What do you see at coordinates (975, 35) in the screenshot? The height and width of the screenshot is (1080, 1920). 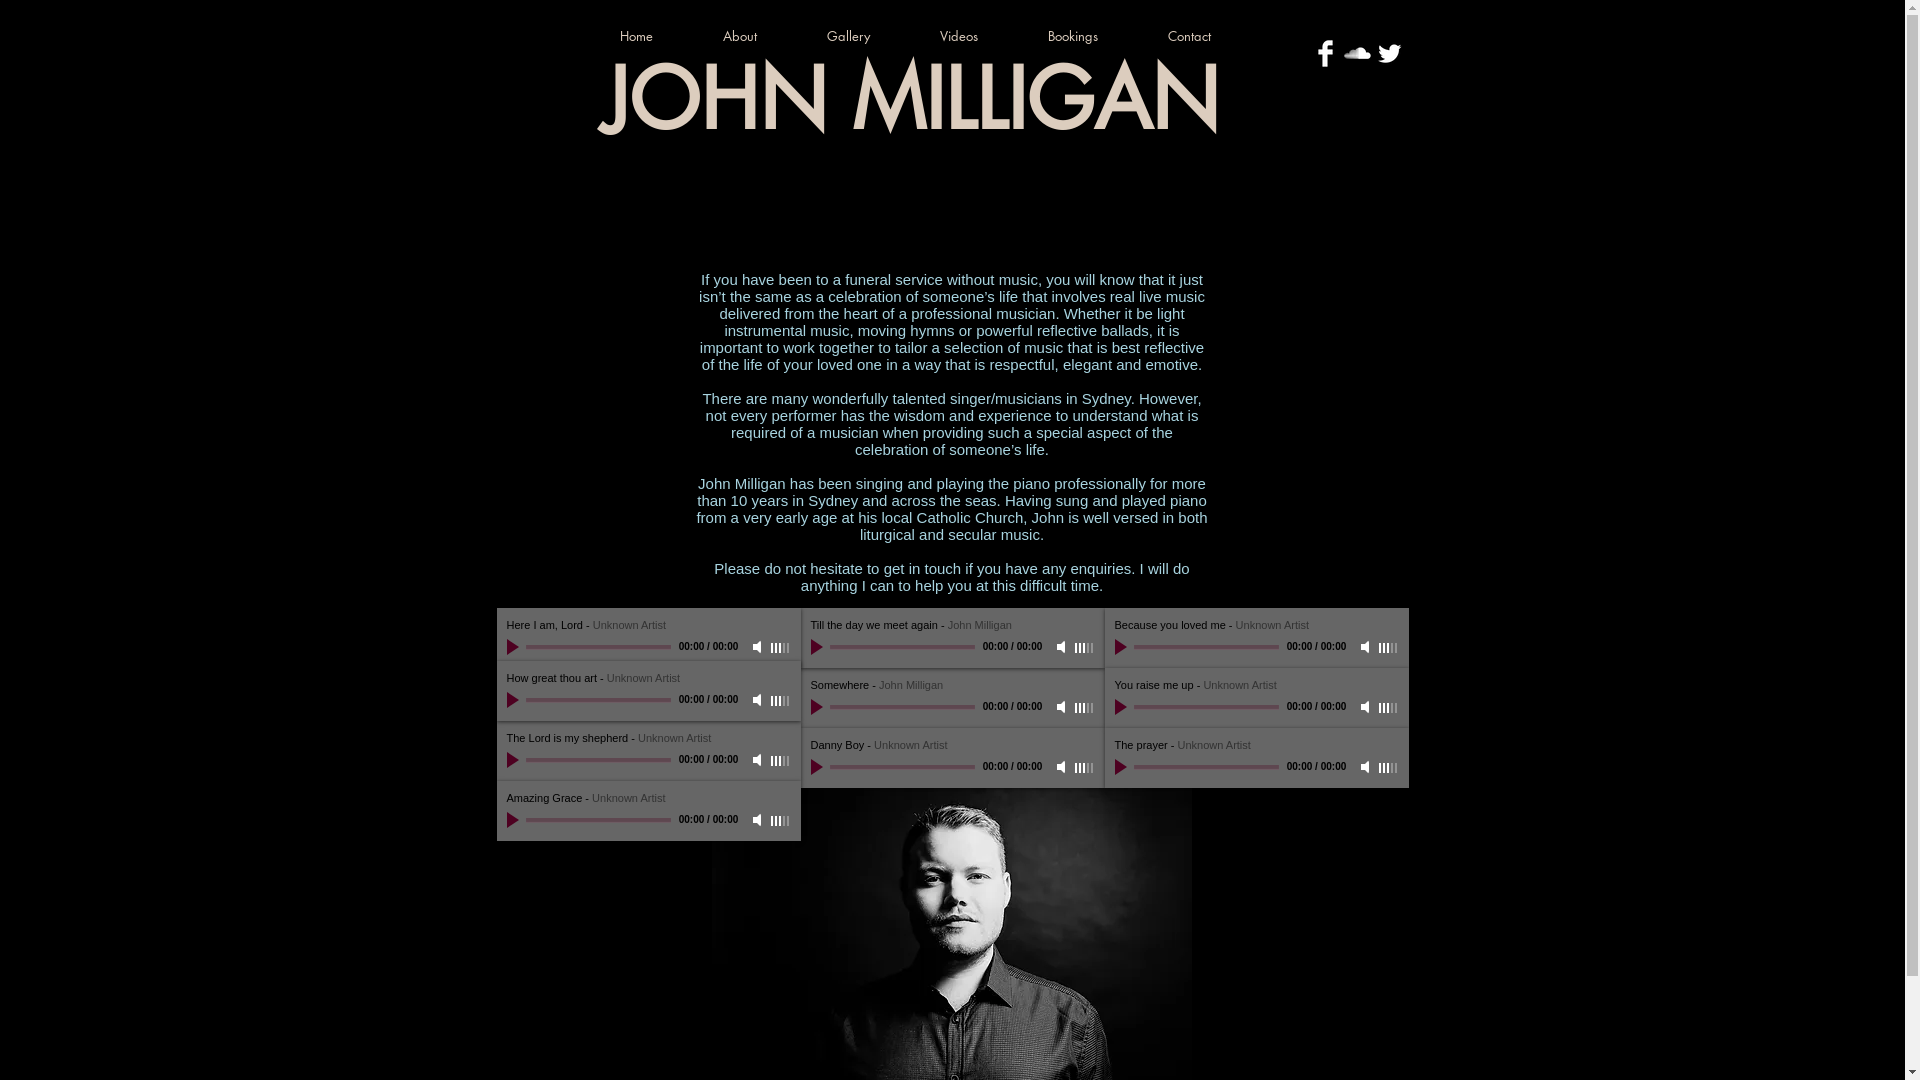 I see `'Videos'` at bounding box center [975, 35].